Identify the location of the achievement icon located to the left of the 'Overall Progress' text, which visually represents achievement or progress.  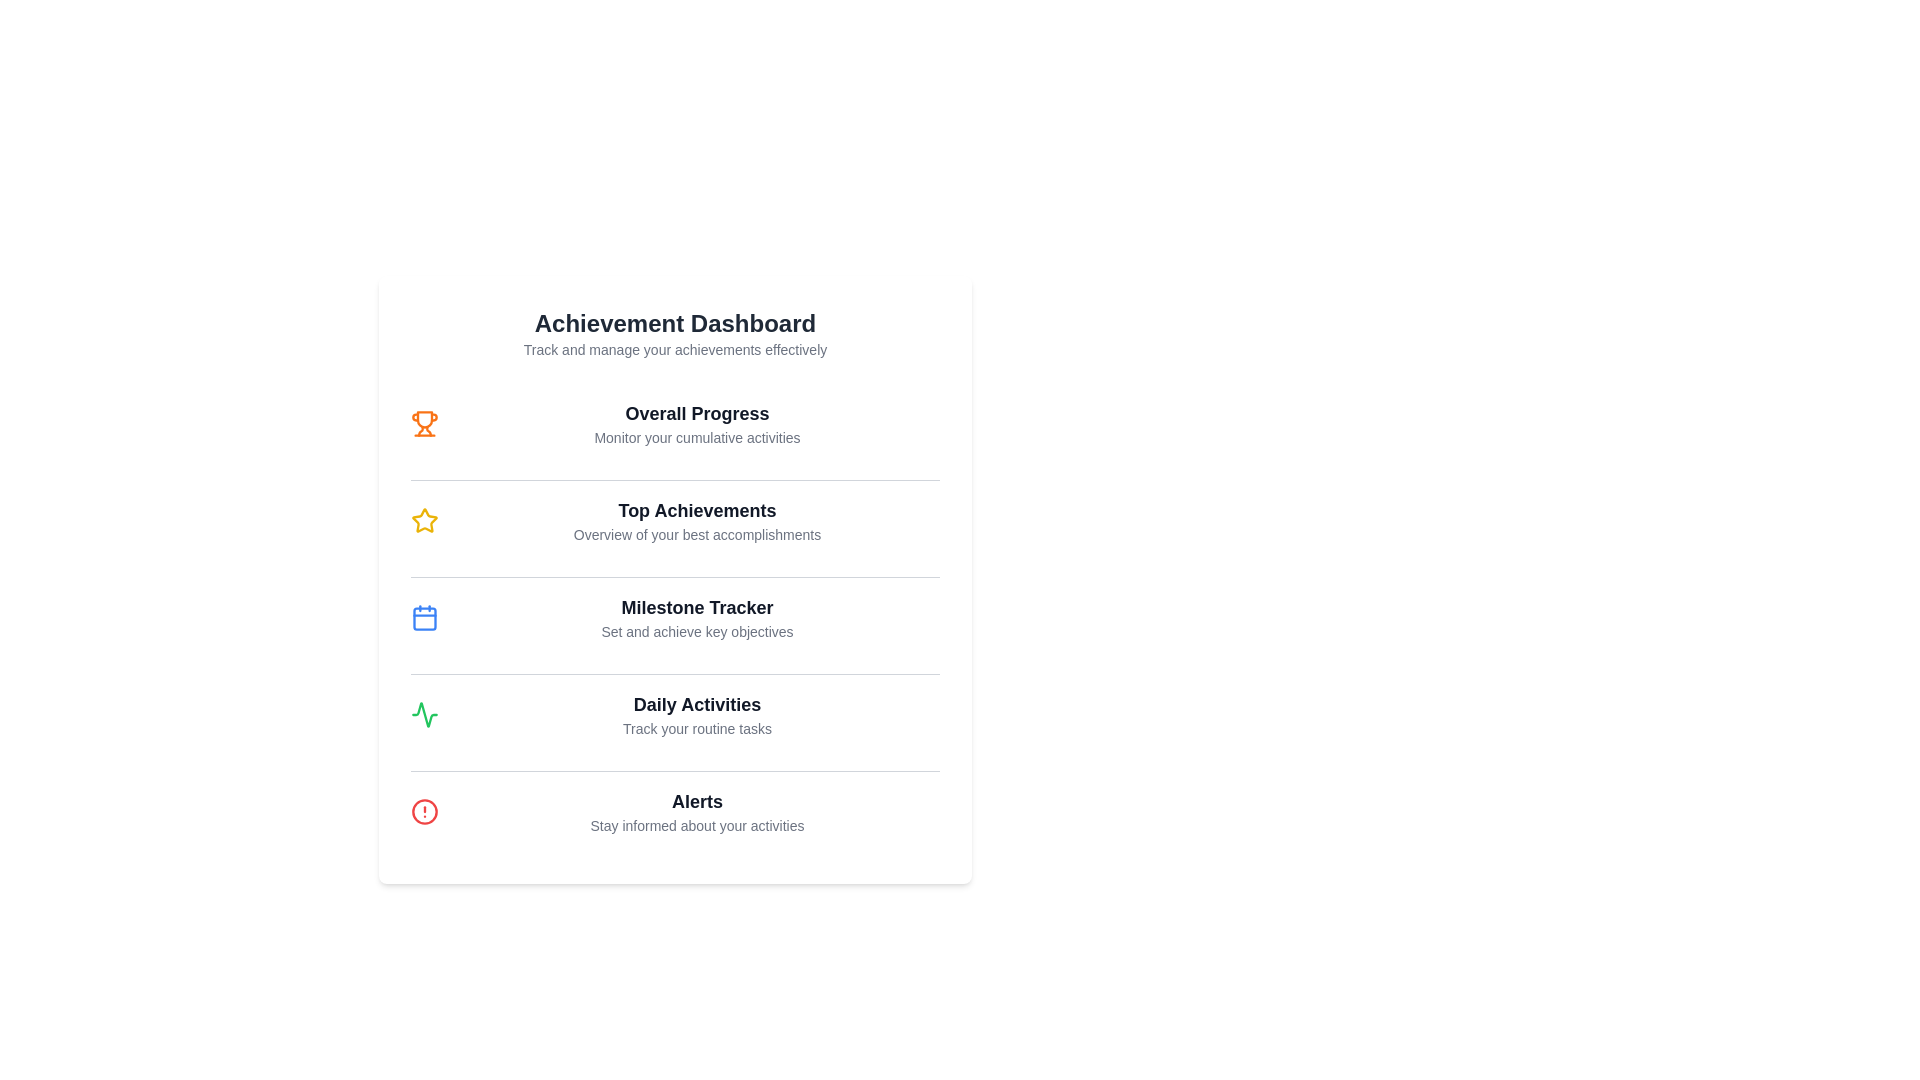
(424, 423).